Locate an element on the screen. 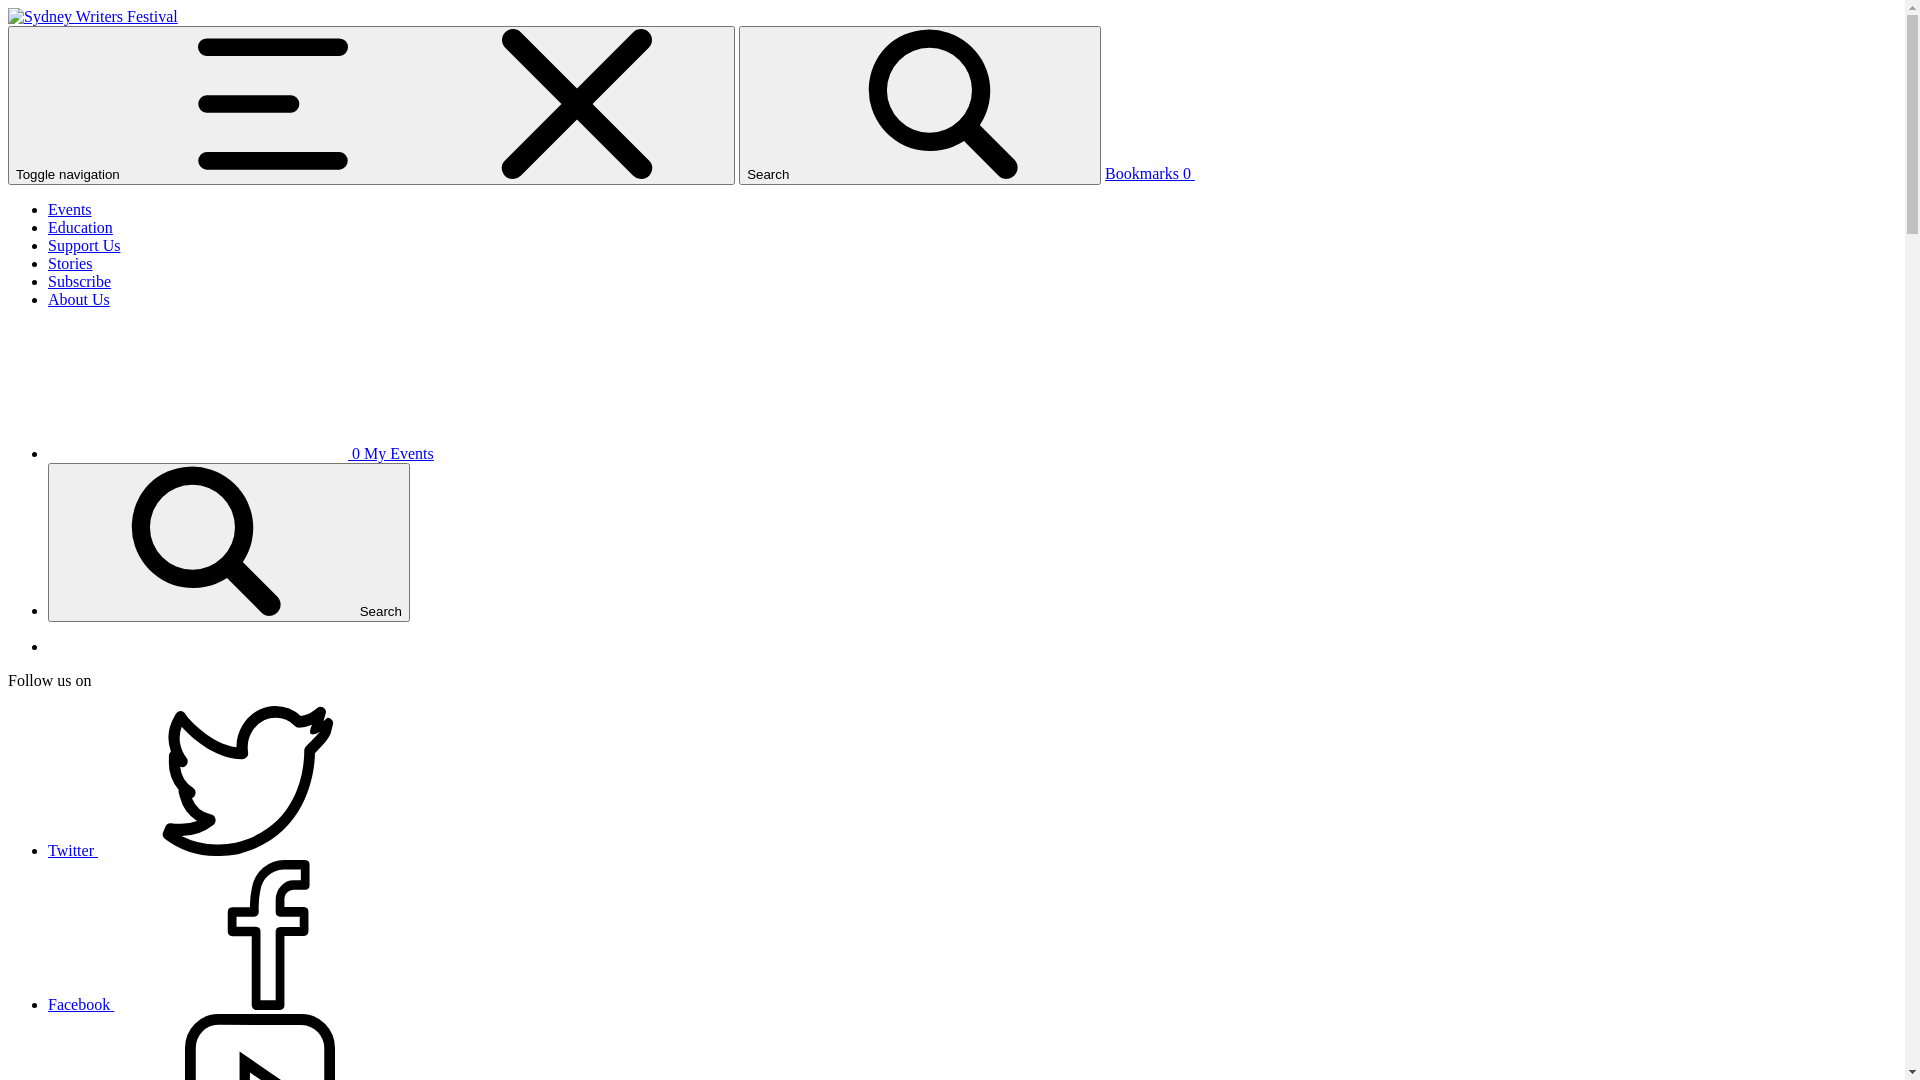  '0 My Events' is located at coordinates (240, 453).